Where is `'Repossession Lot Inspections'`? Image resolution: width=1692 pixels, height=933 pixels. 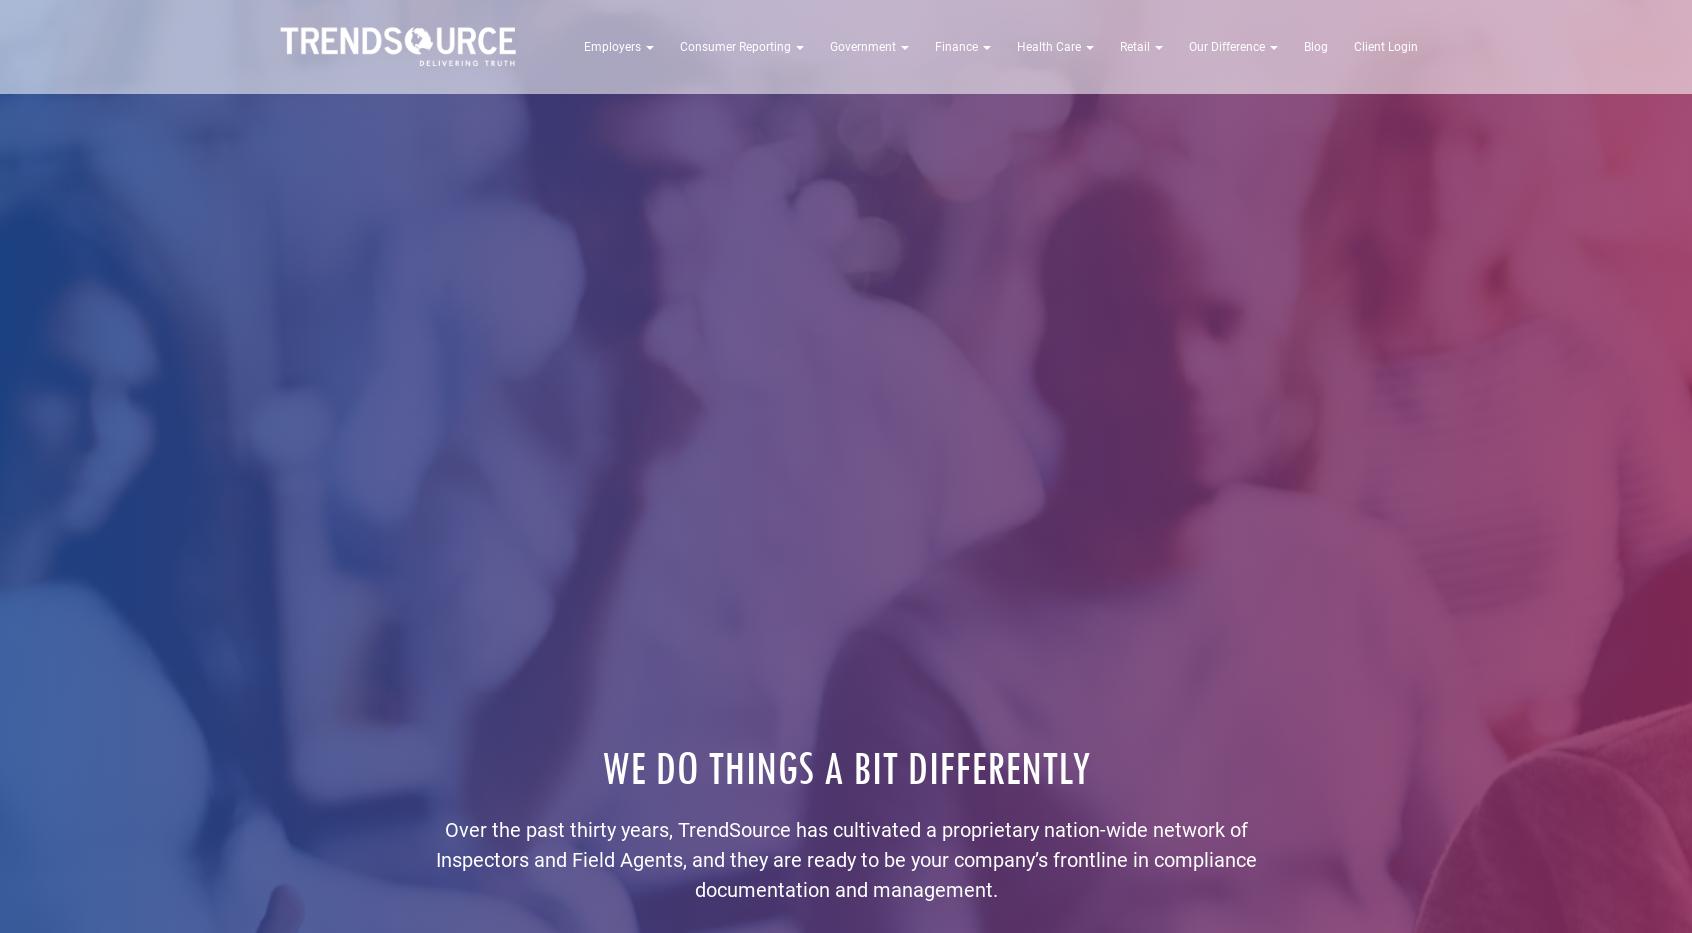 'Repossession Lot Inspections' is located at coordinates (741, 121).